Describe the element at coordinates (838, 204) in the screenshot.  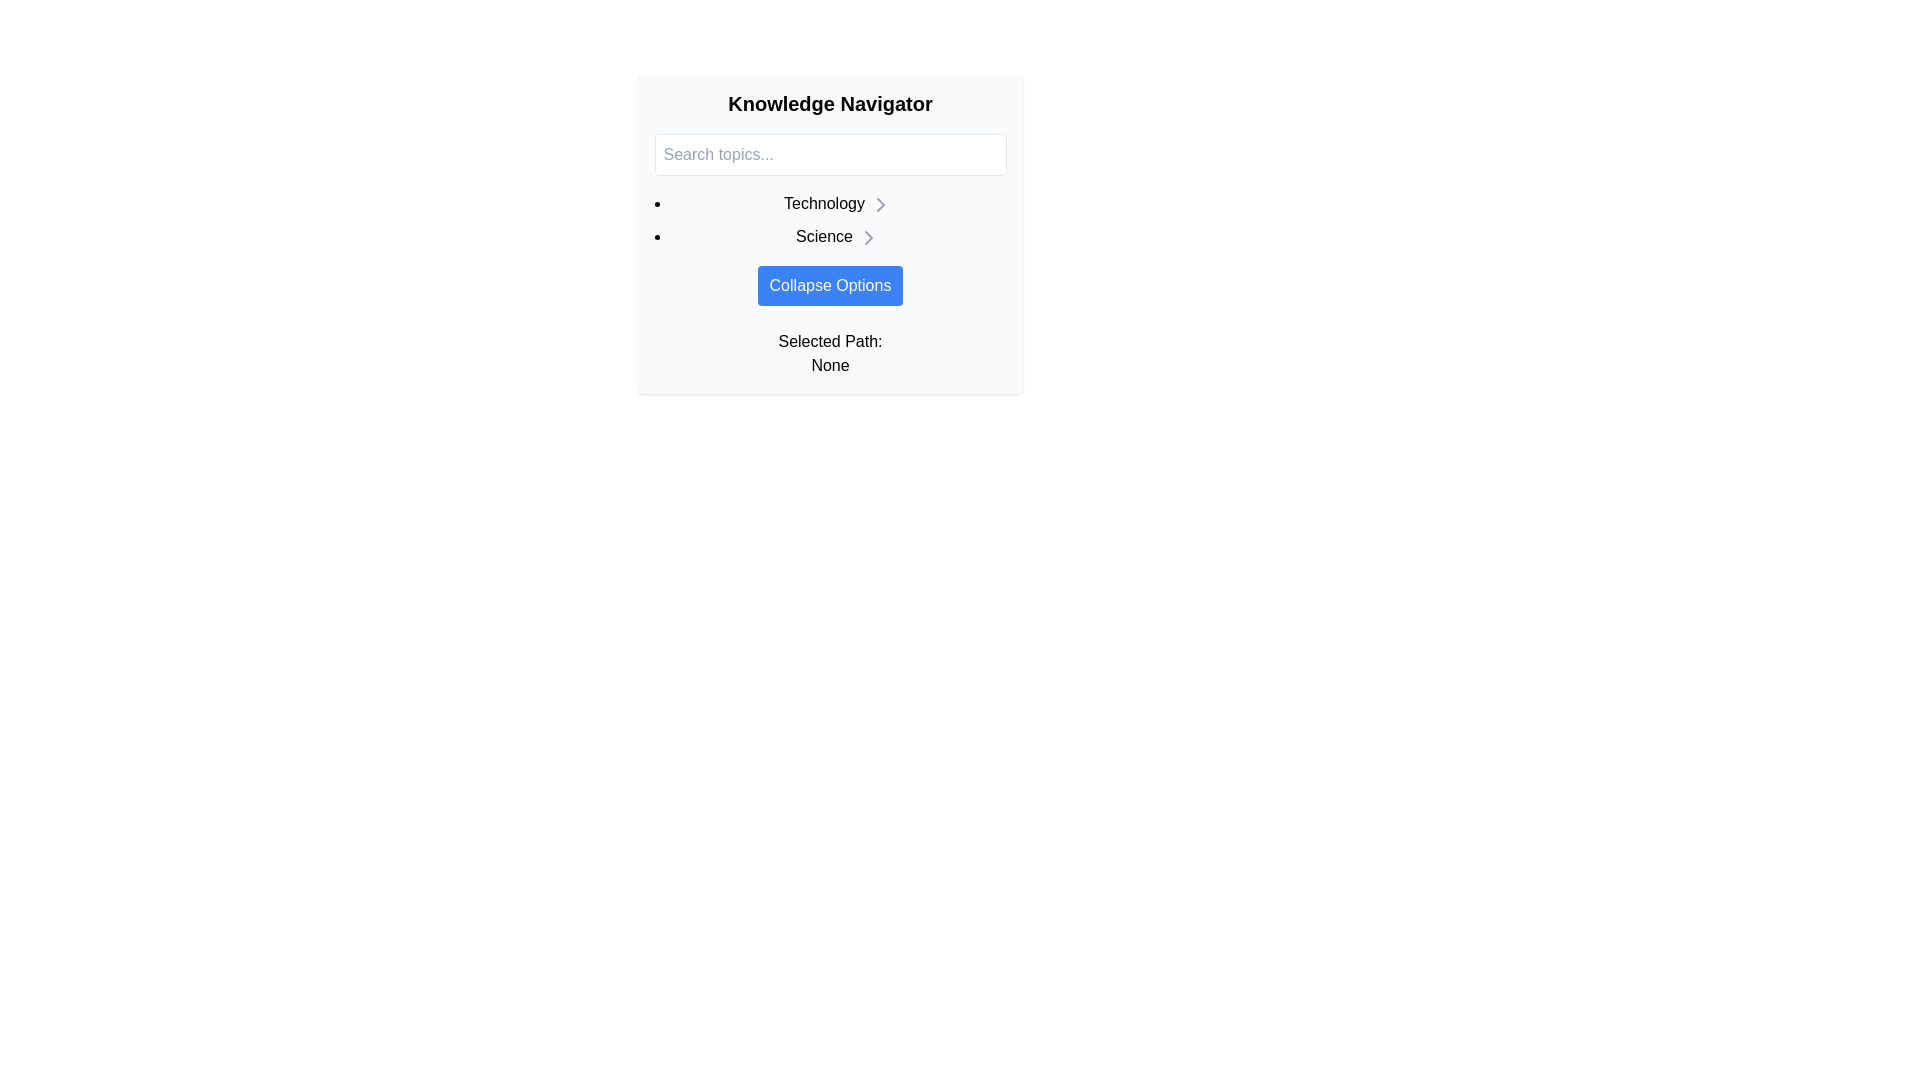
I see `the text-based link labeled 'Technology' with an adjacent chevron icon` at that location.